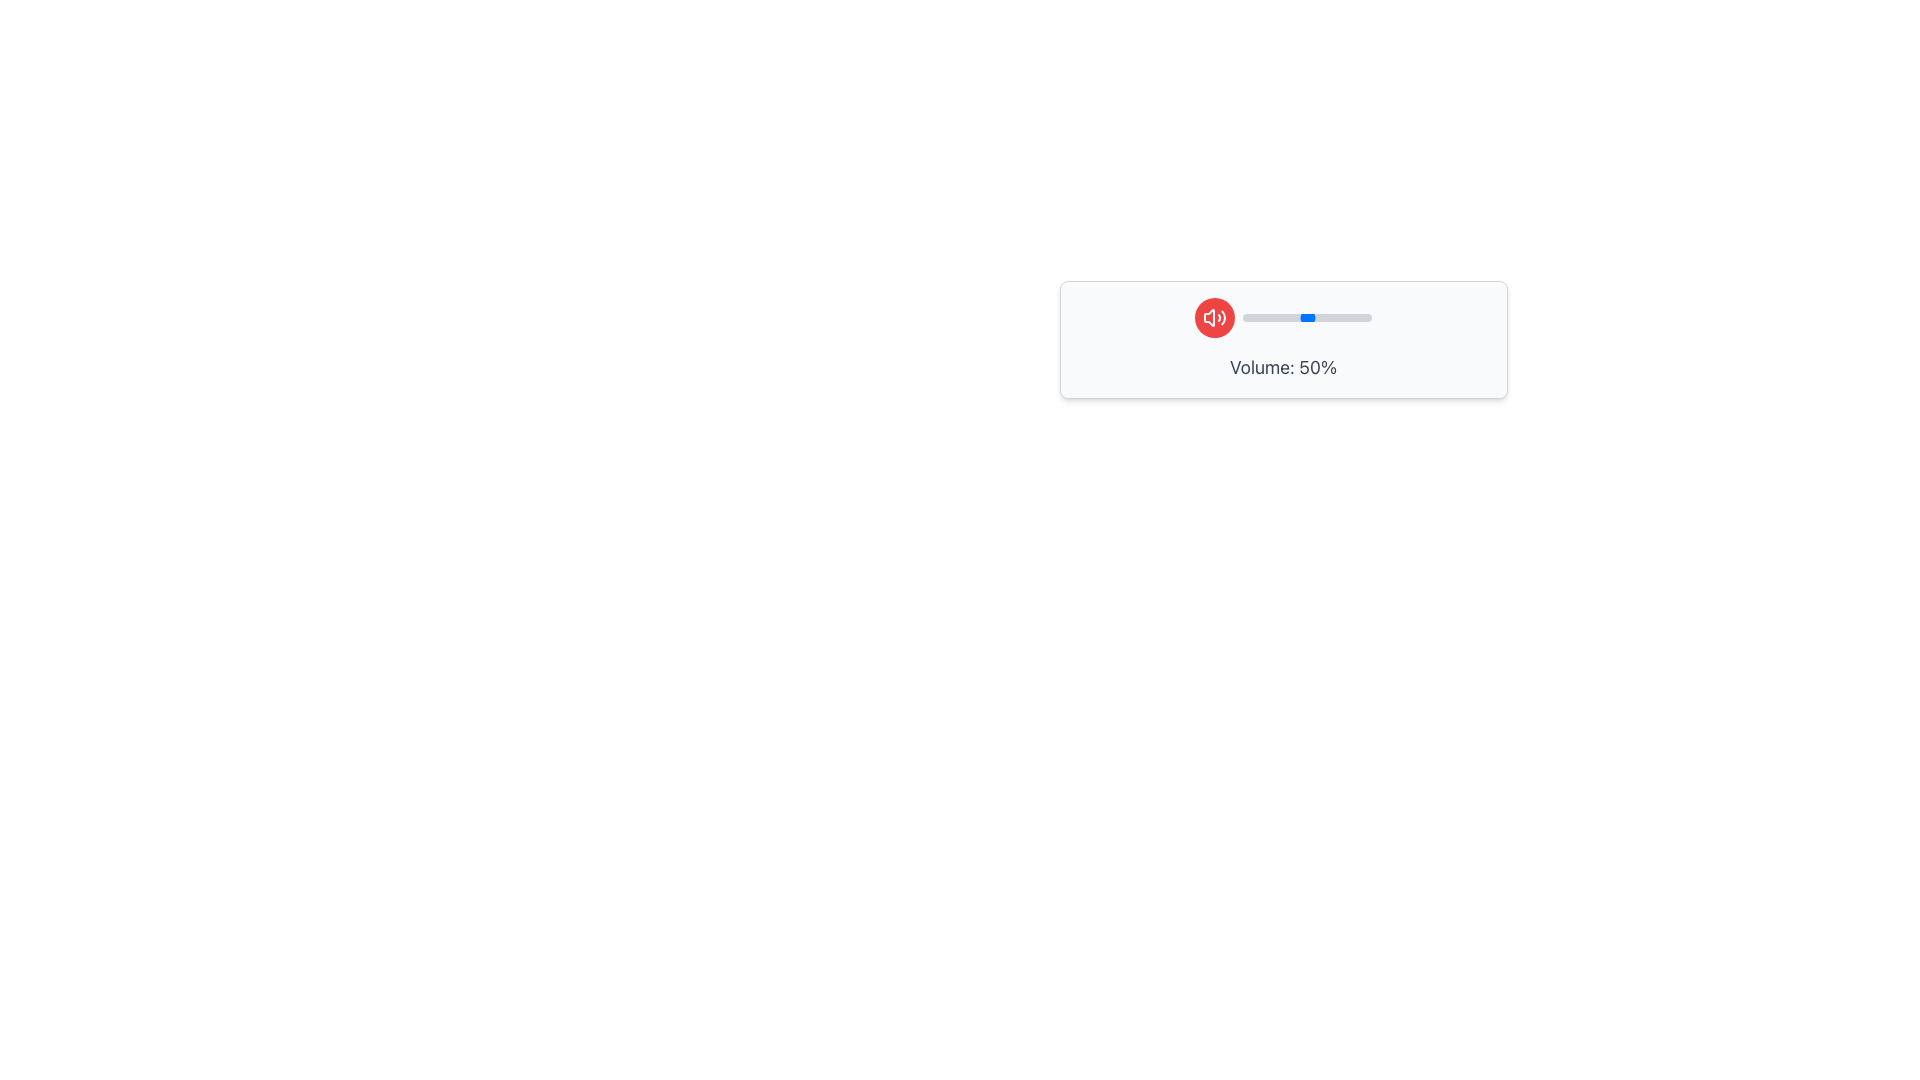 This screenshot has height=1080, width=1920. I want to click on volume, so click(1321, 316).